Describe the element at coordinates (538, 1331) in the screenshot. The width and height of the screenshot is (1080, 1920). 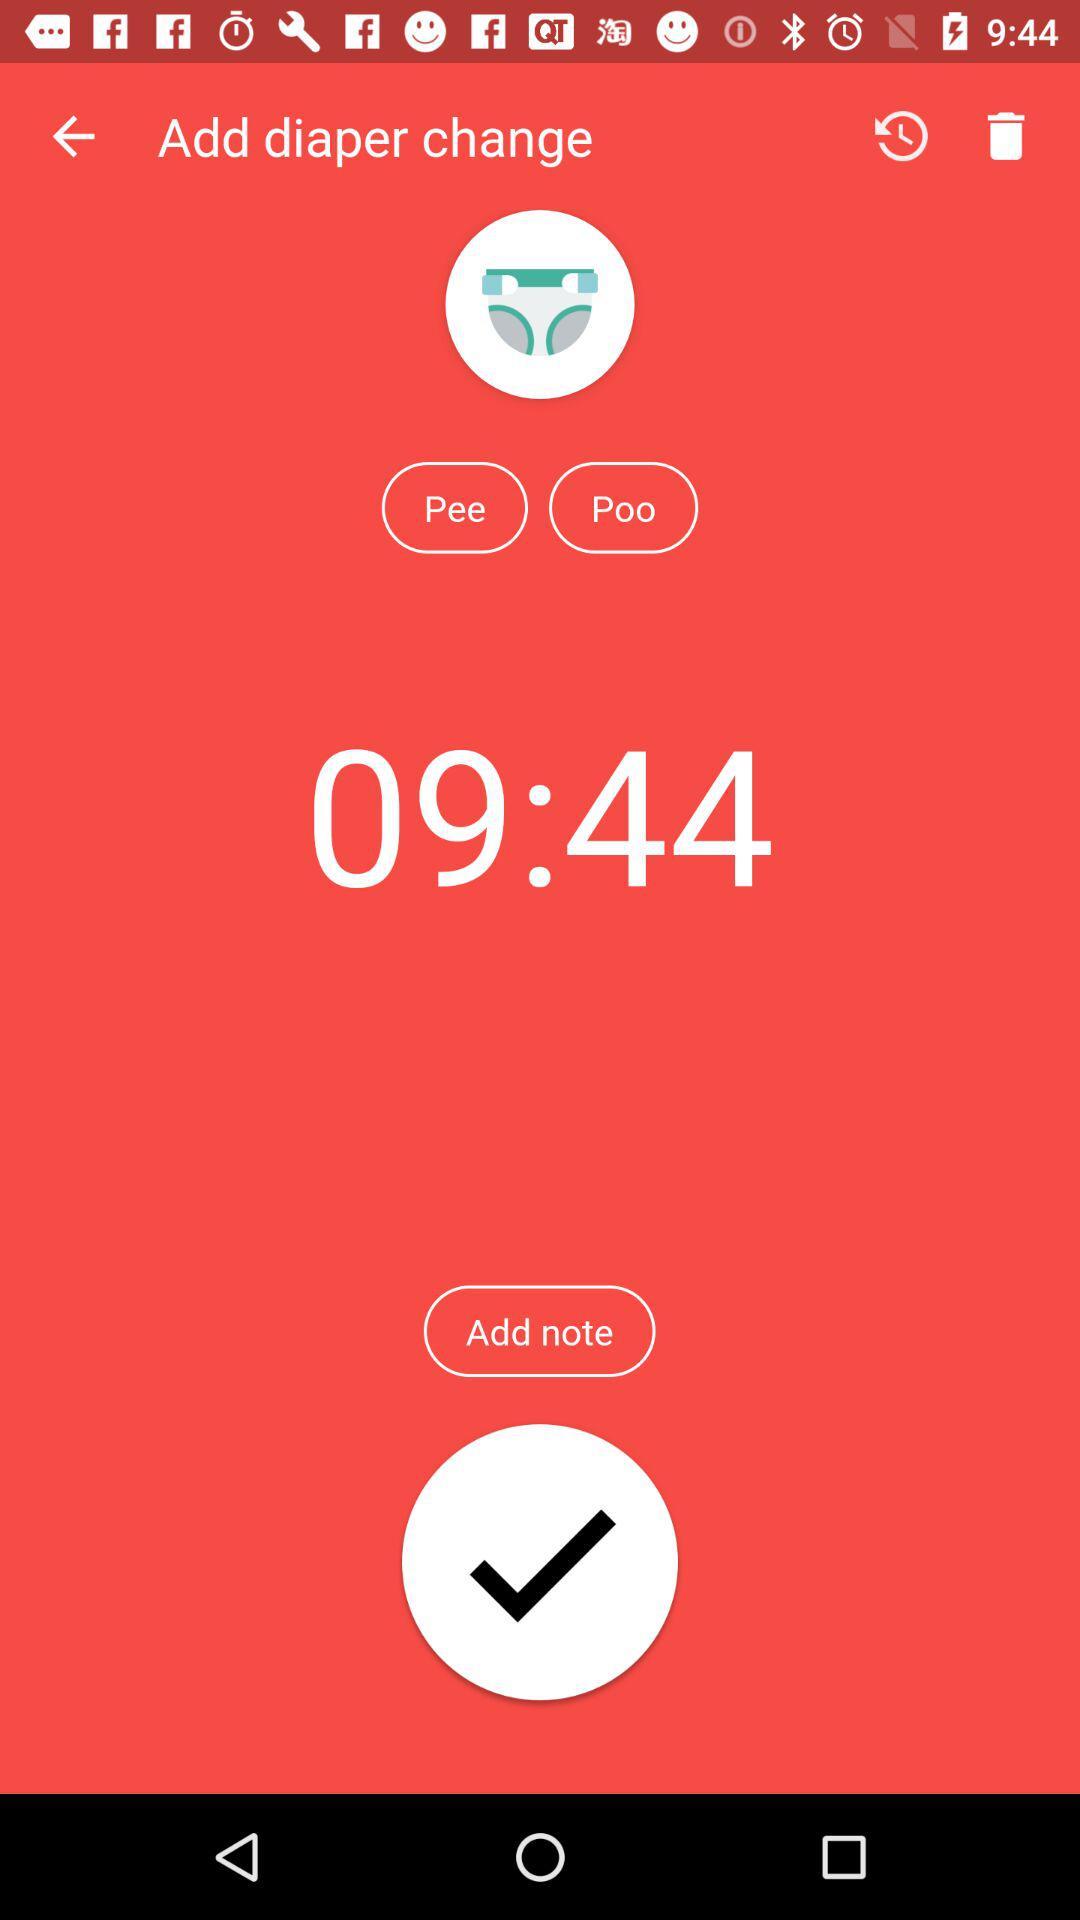
I see `add note item` at that location.